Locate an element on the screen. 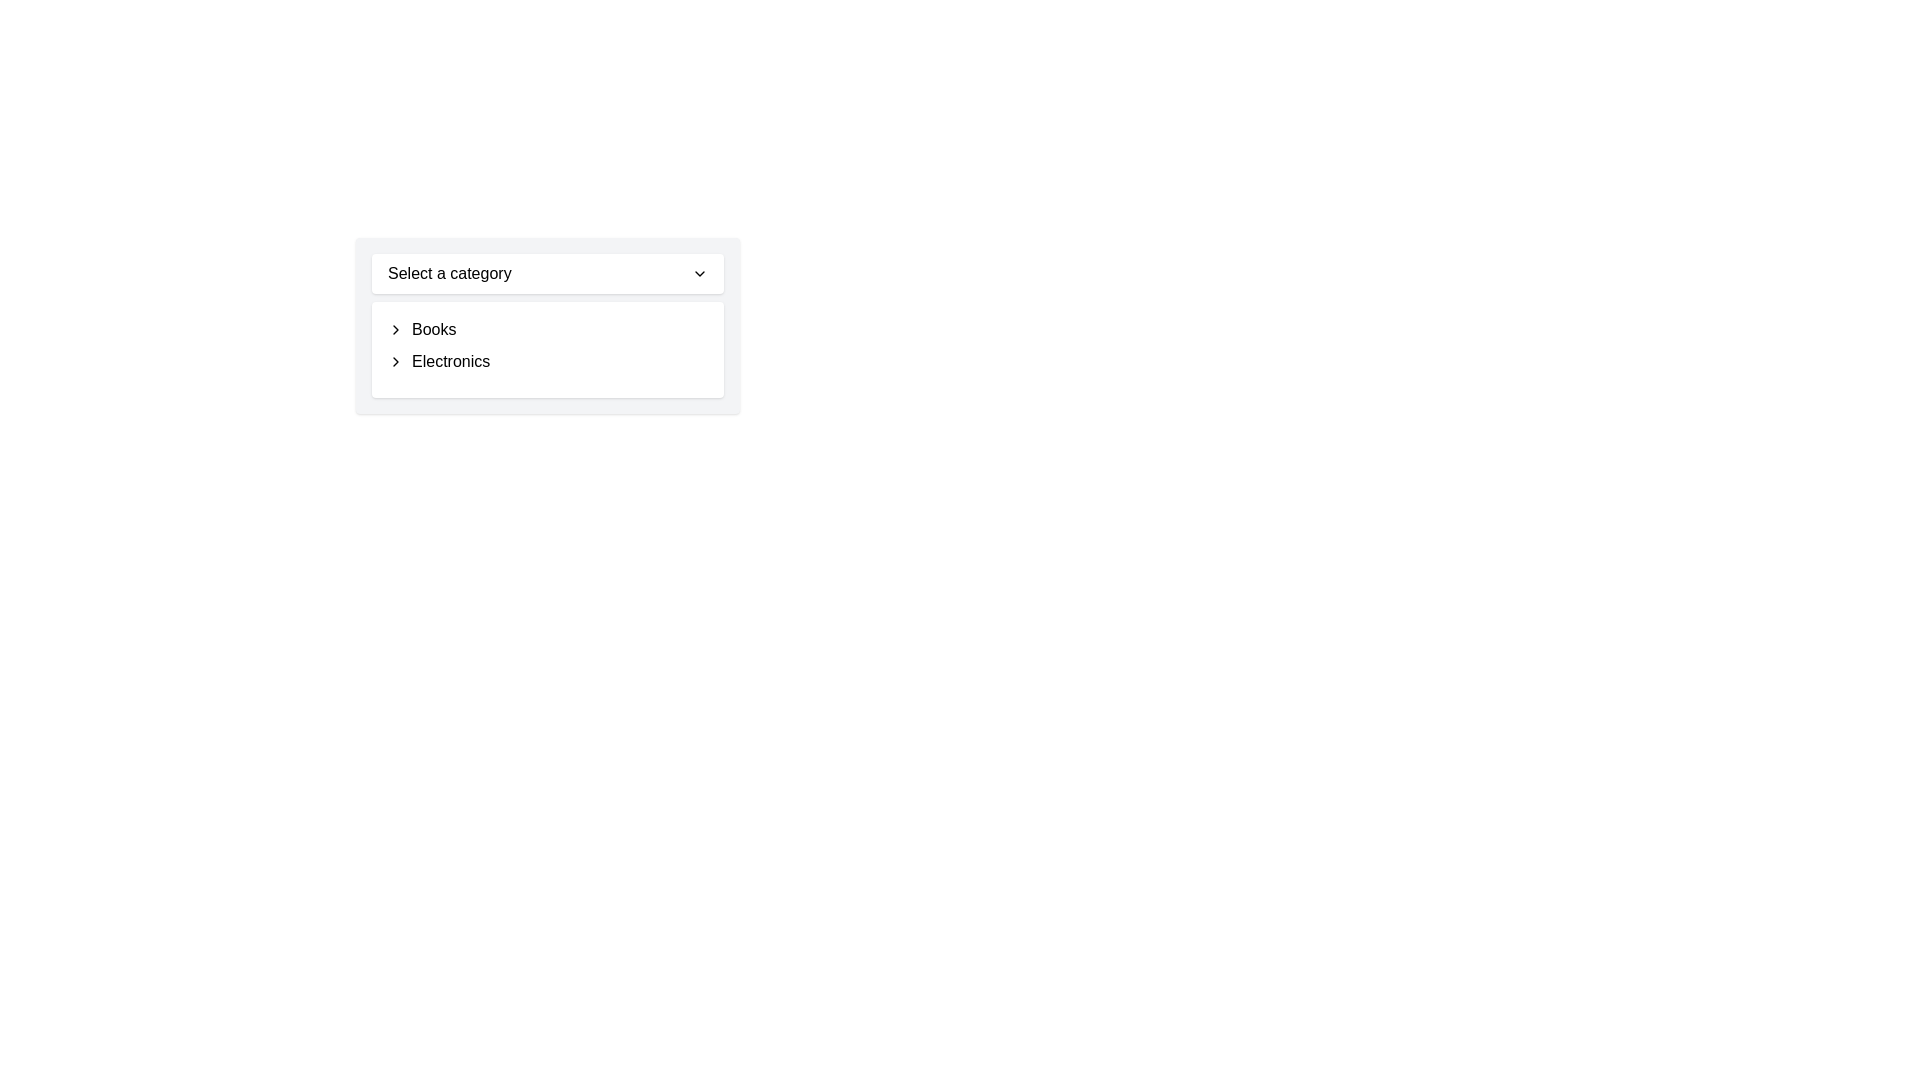  the 'Electronics' category list item, which is the second item in the category list is located at coordinates (547, 362).